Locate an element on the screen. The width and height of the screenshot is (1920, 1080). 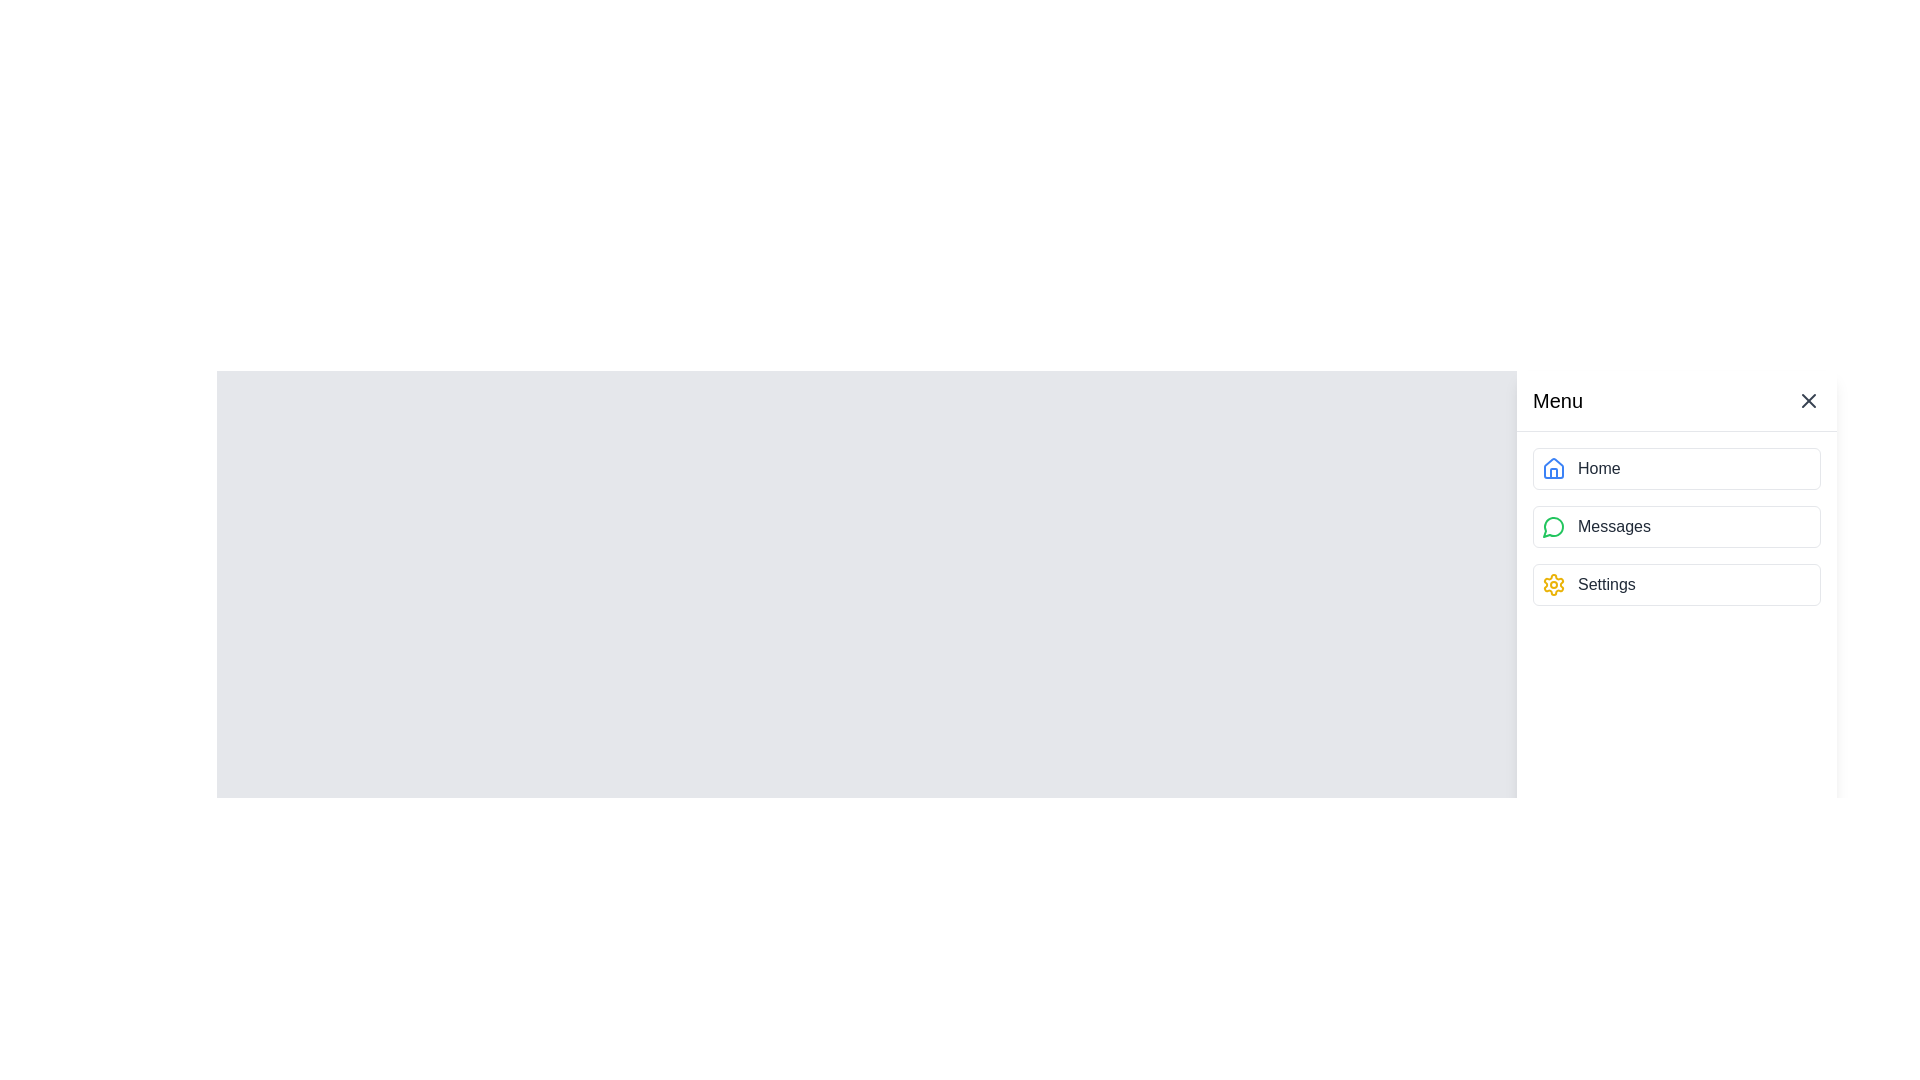
the green circular speech bubble icon located to the left of the text 'Messages' is located at coordinates (1553, 526).